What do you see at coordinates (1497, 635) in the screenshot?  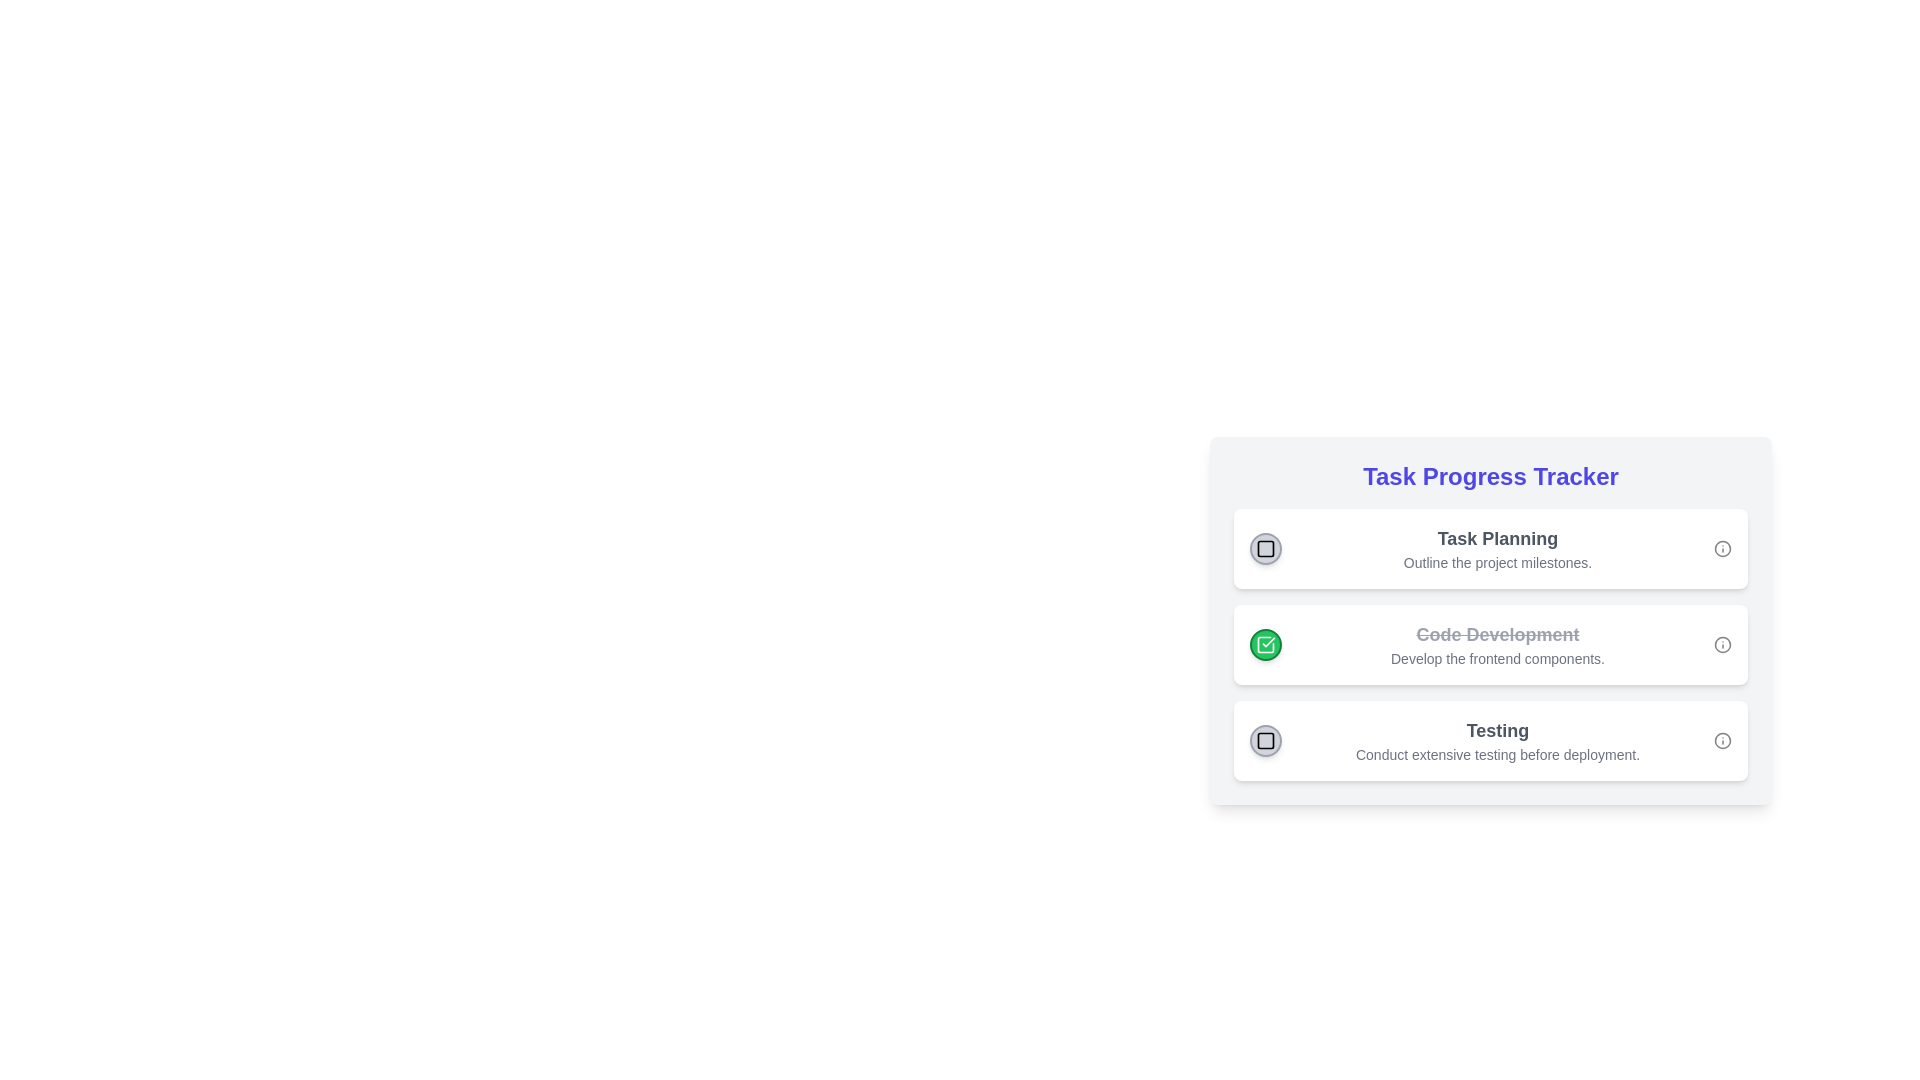 I see `the title text element labeled 'Code Development' which indicates that the task is completed or inactive` at bounding box center [1497, 635].